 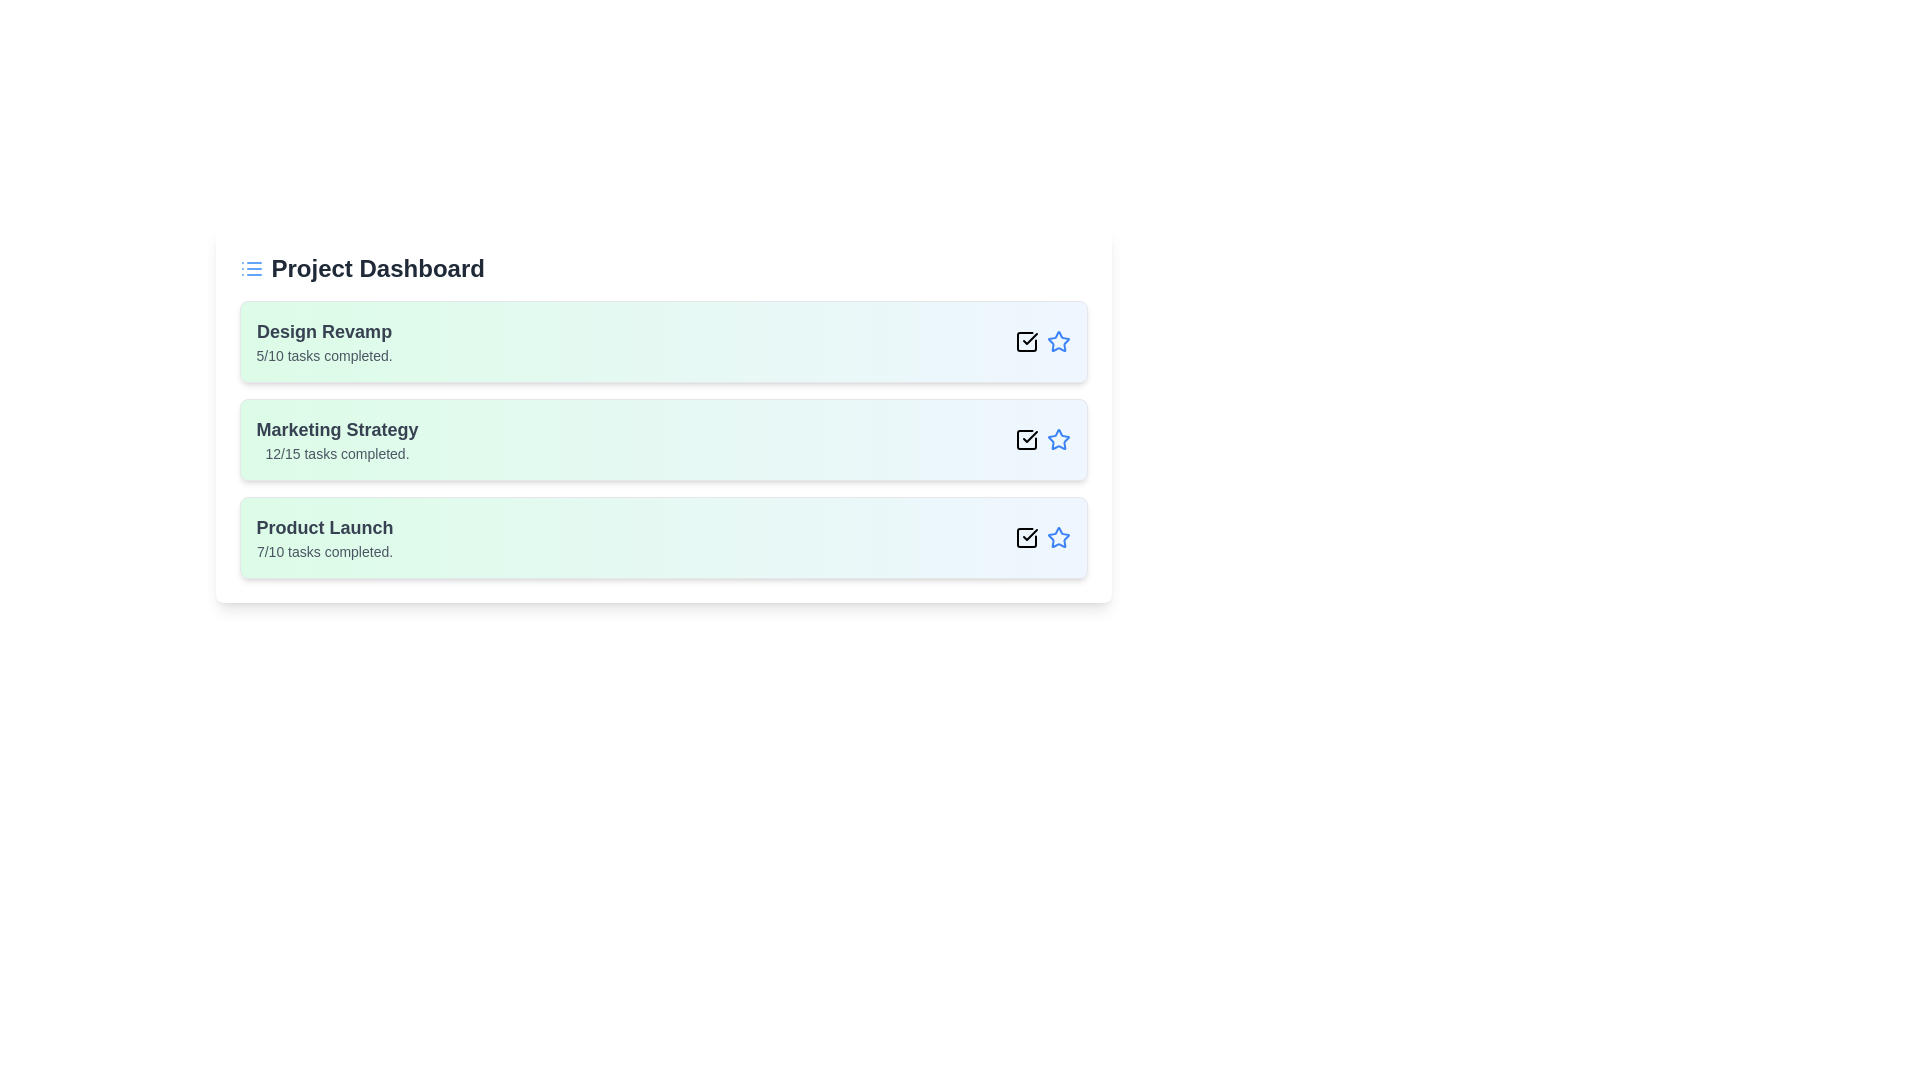 What do you see at coordinates (663, 438) in the screenshot?
I see `the project item corresponding to Marketing Strategy` at bounding box center [663, 438].